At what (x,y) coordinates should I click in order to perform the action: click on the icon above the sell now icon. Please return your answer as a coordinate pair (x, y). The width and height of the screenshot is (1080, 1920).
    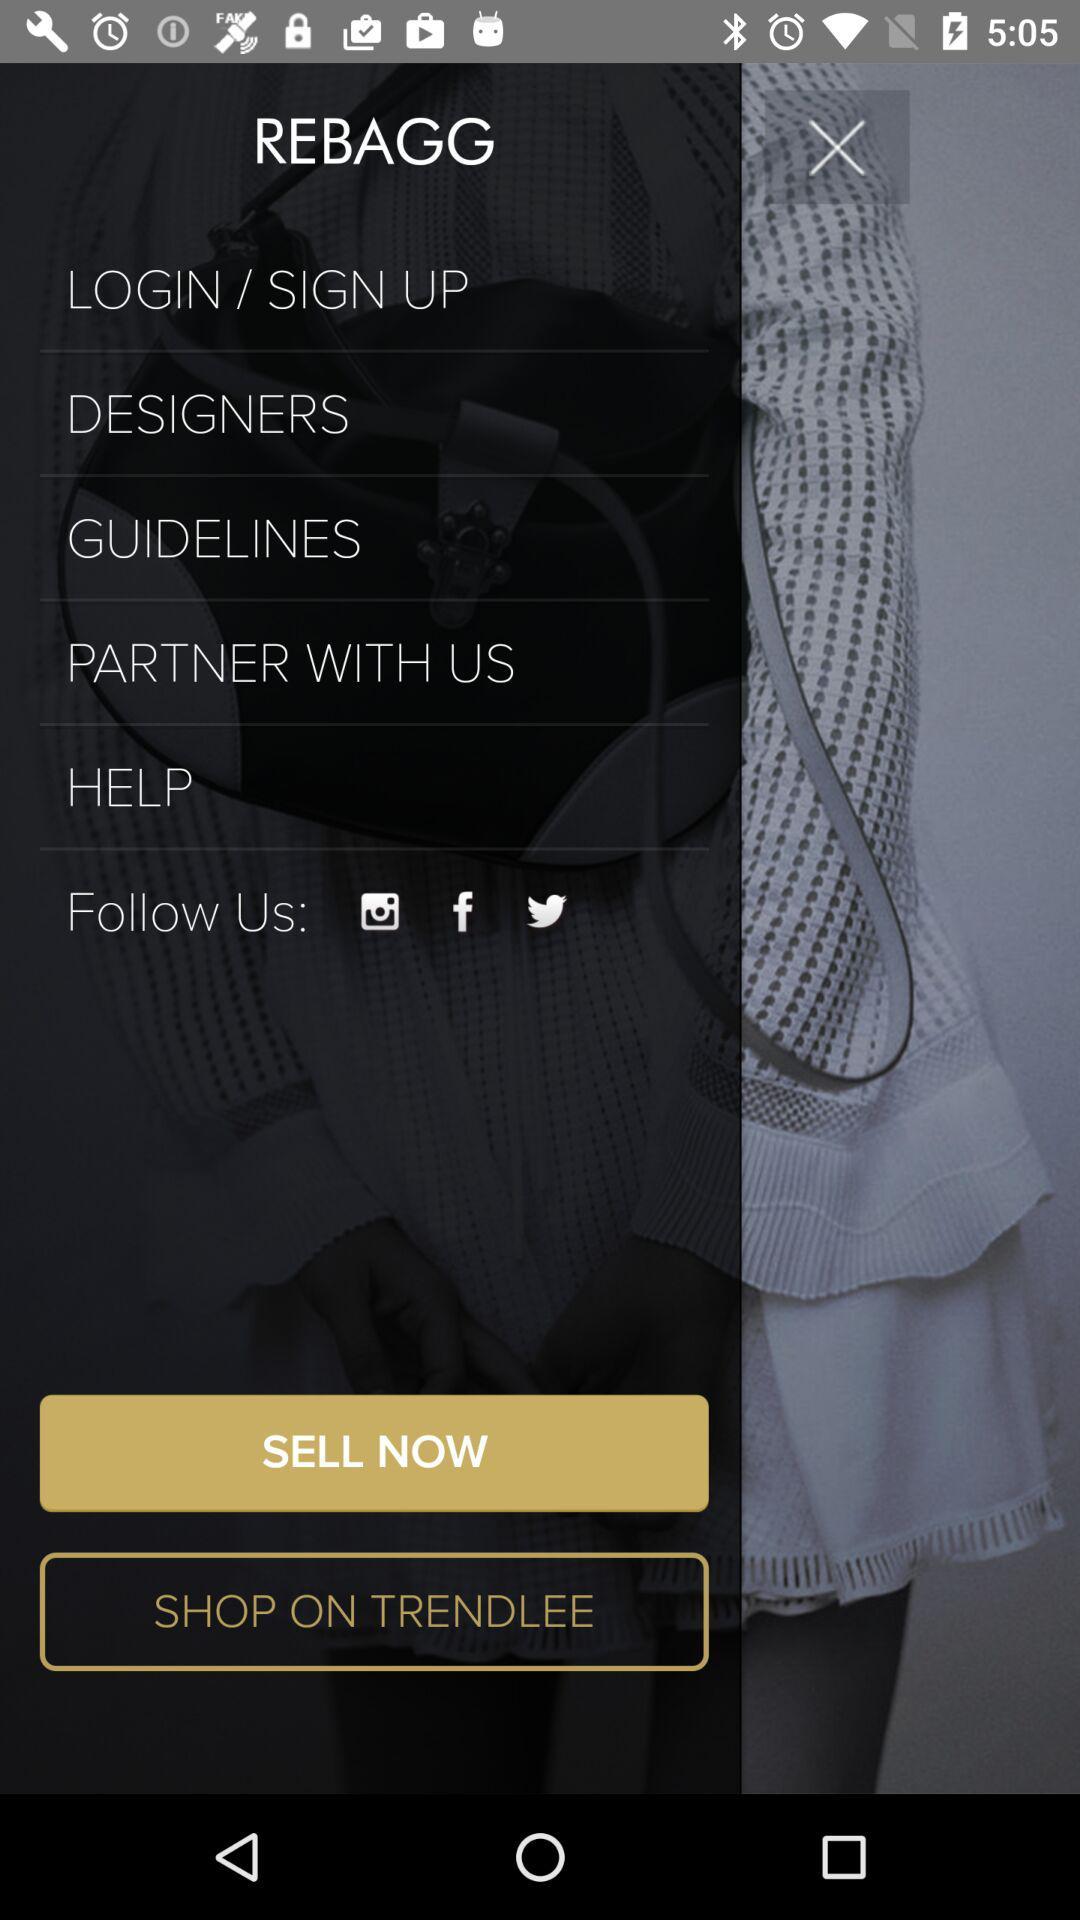
    Looking at the image, I should click on (380, 911).